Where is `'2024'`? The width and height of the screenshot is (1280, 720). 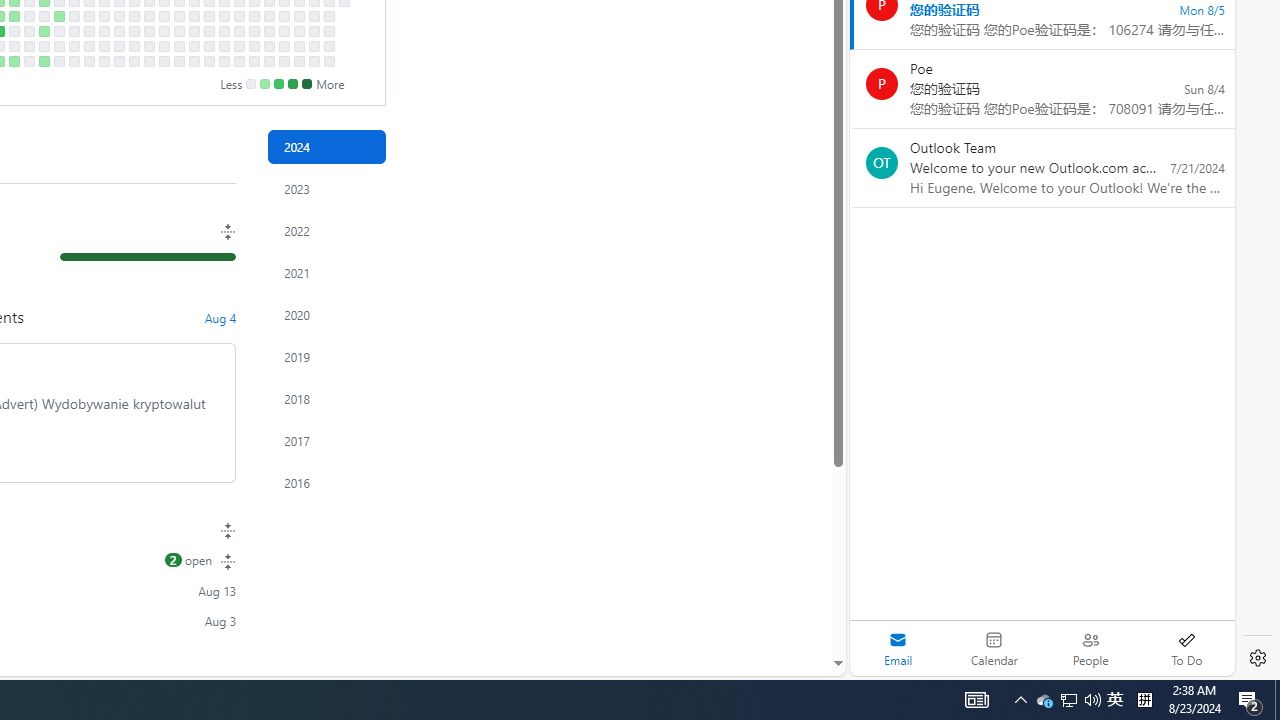
'2024' is located at coordinates (327, 146).